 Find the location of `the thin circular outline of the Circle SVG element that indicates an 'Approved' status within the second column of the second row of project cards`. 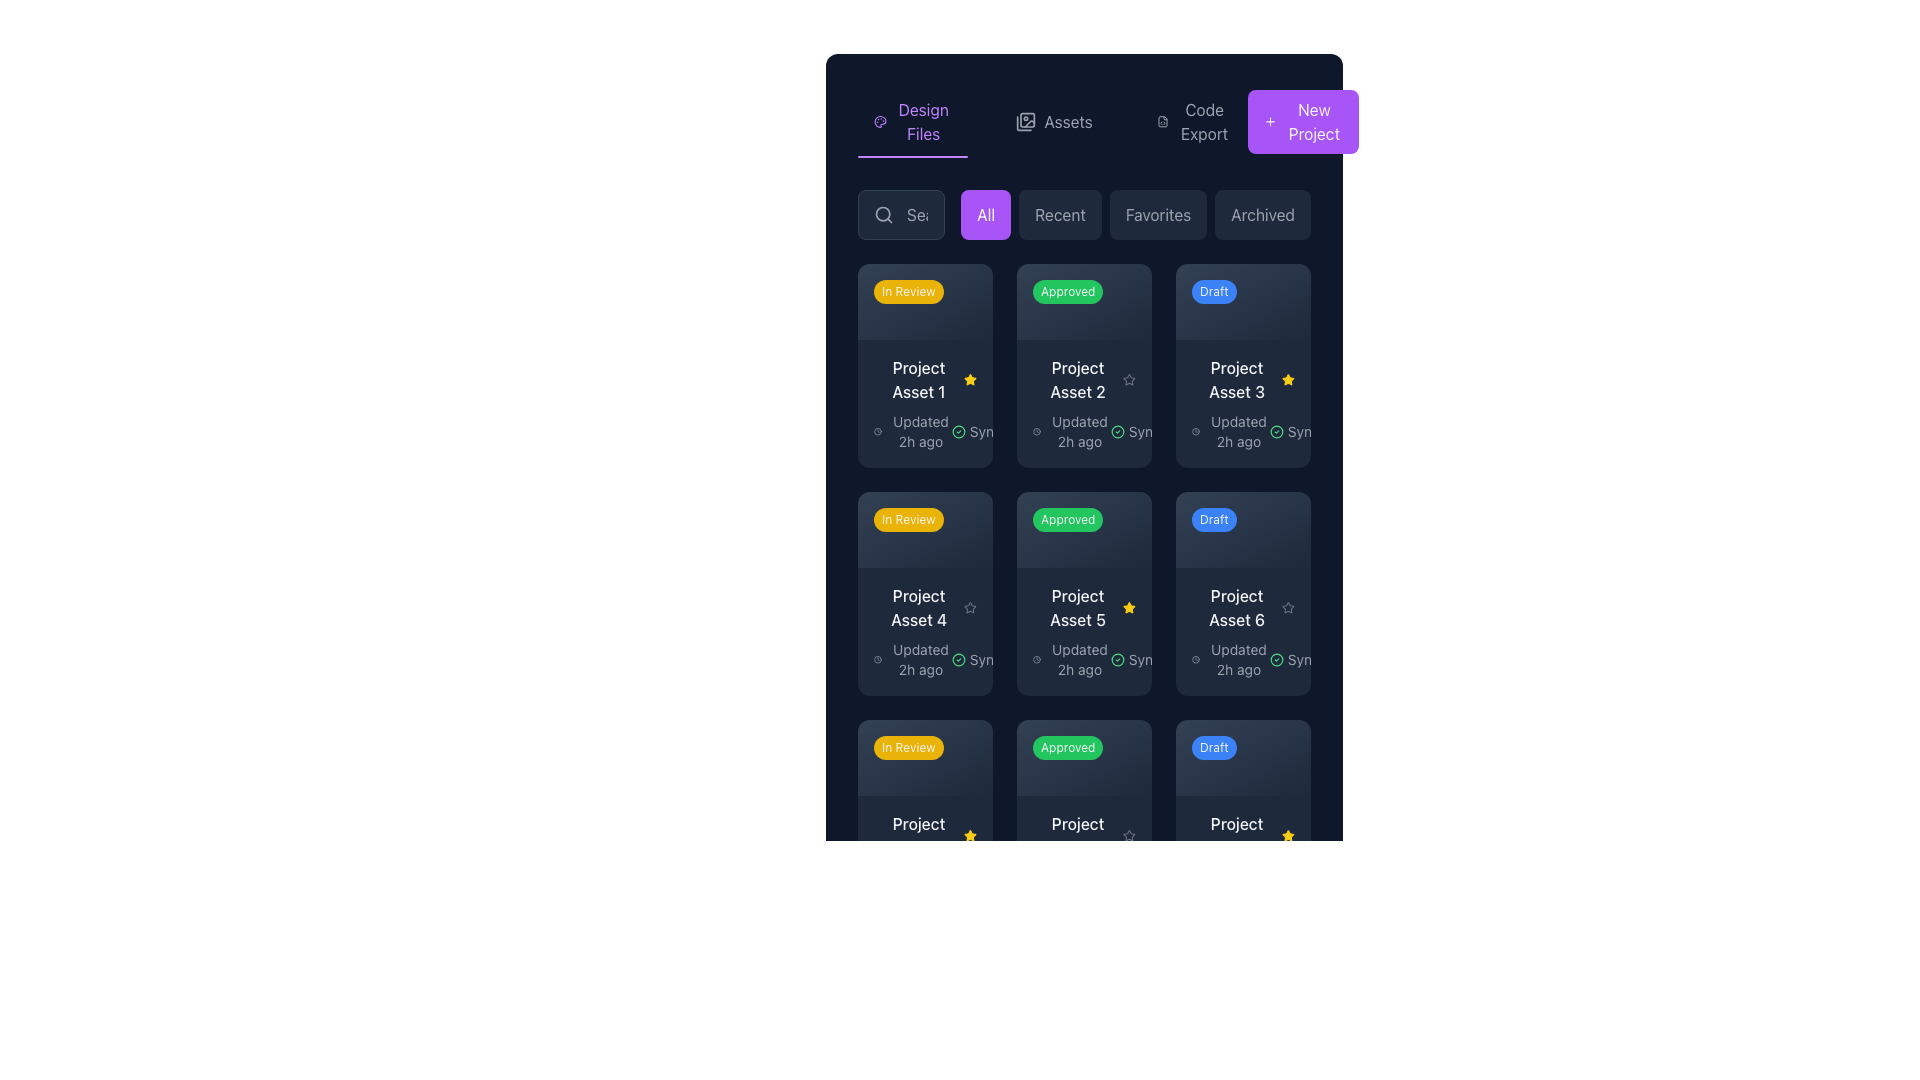

the thin circular outline of the Circle SVG element that indicates an 'Approved' status within the second column of the second row of project cards is located at coordinates (957, 659).